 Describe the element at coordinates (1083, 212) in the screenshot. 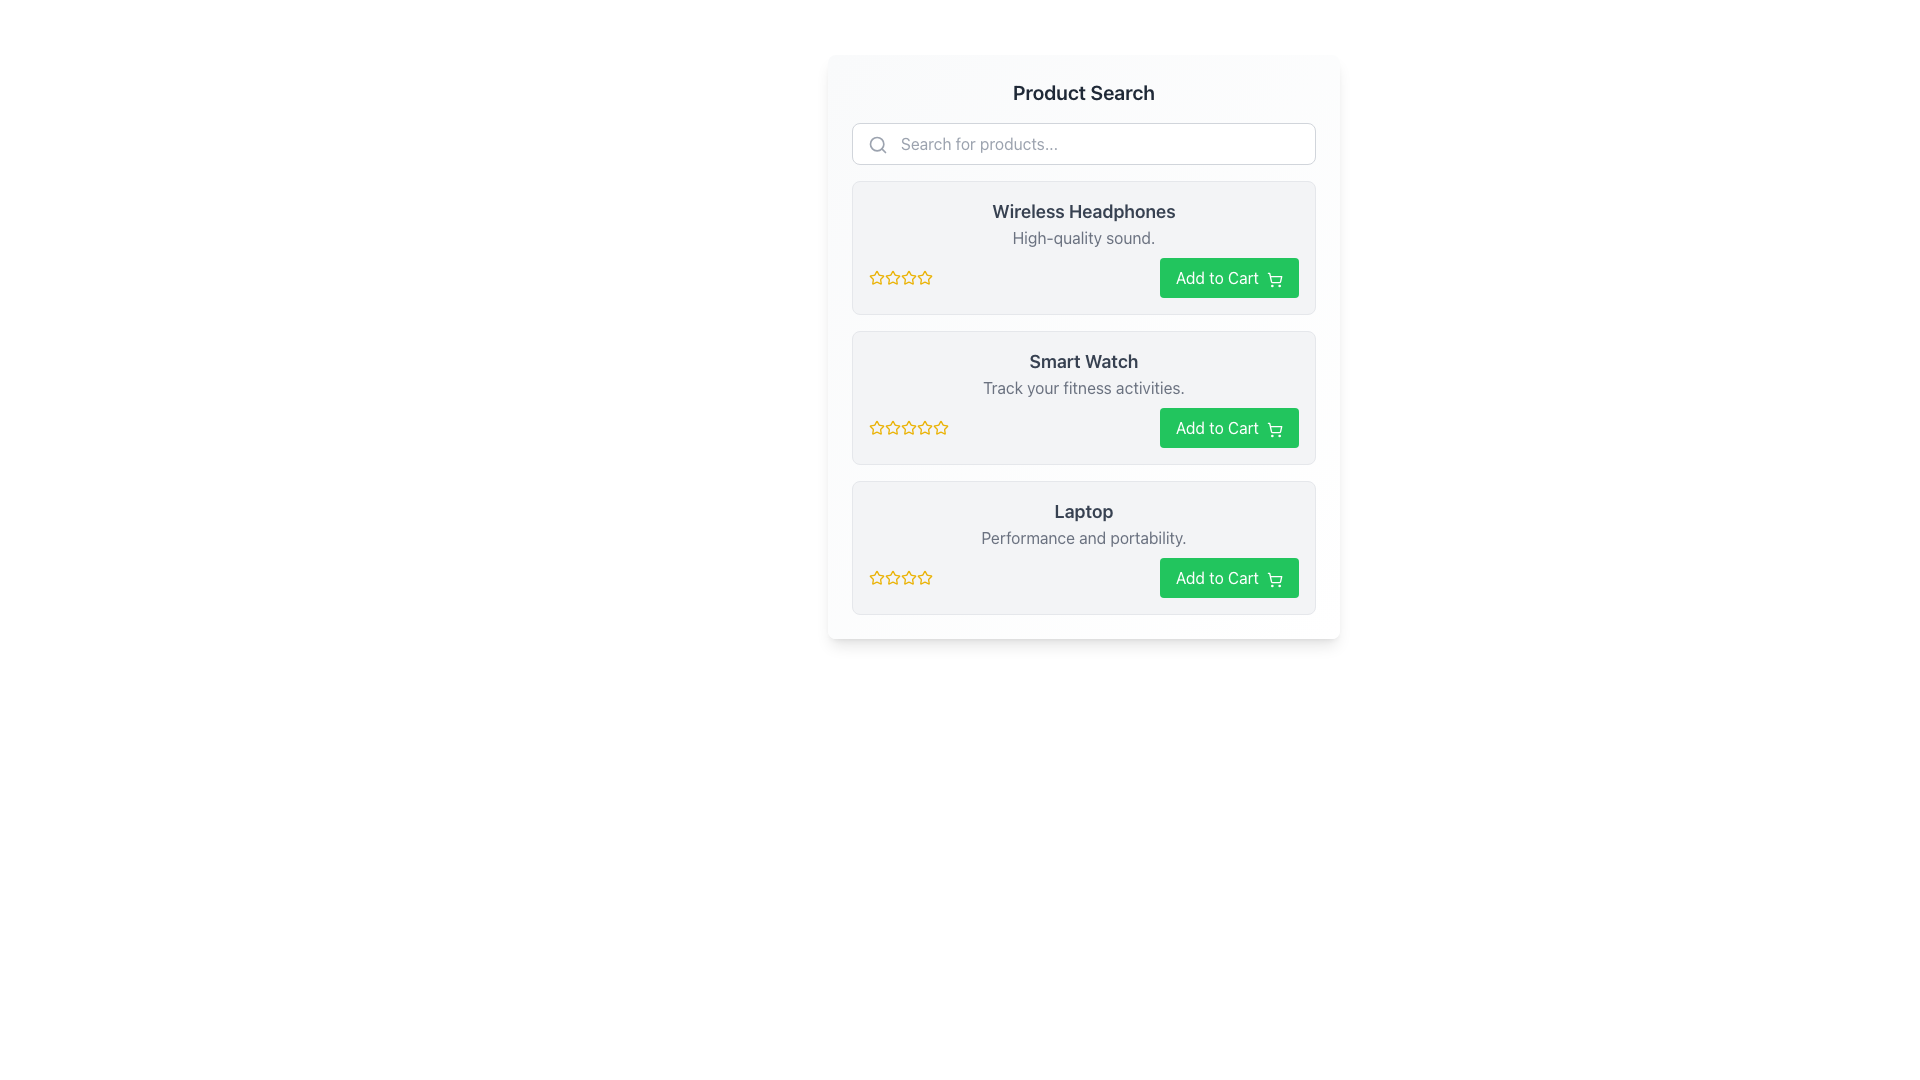

I see `title text 'Wireless Headphones' displayed in bold and larger font at the top of the first product card, above the description 'High-quality sound.'` at that location.